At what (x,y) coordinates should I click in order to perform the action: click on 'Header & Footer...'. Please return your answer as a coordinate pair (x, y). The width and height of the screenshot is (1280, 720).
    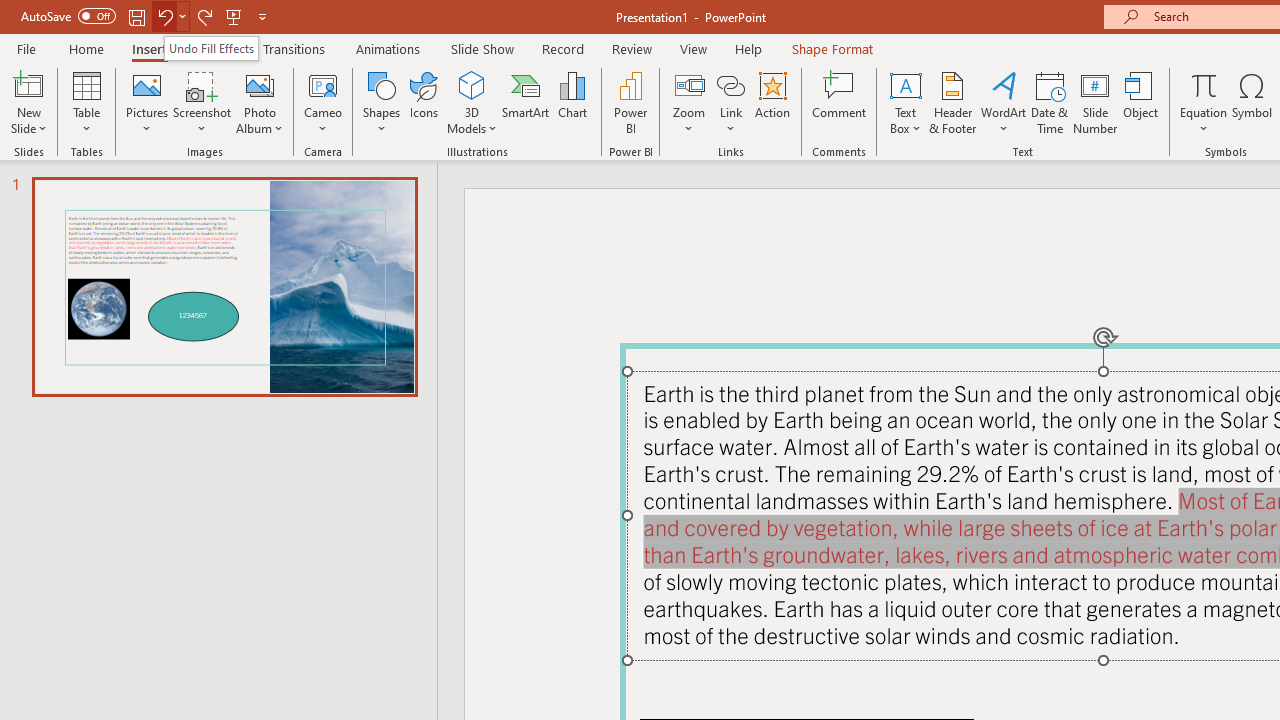
    Looking at the image, I should click on (951, 103).